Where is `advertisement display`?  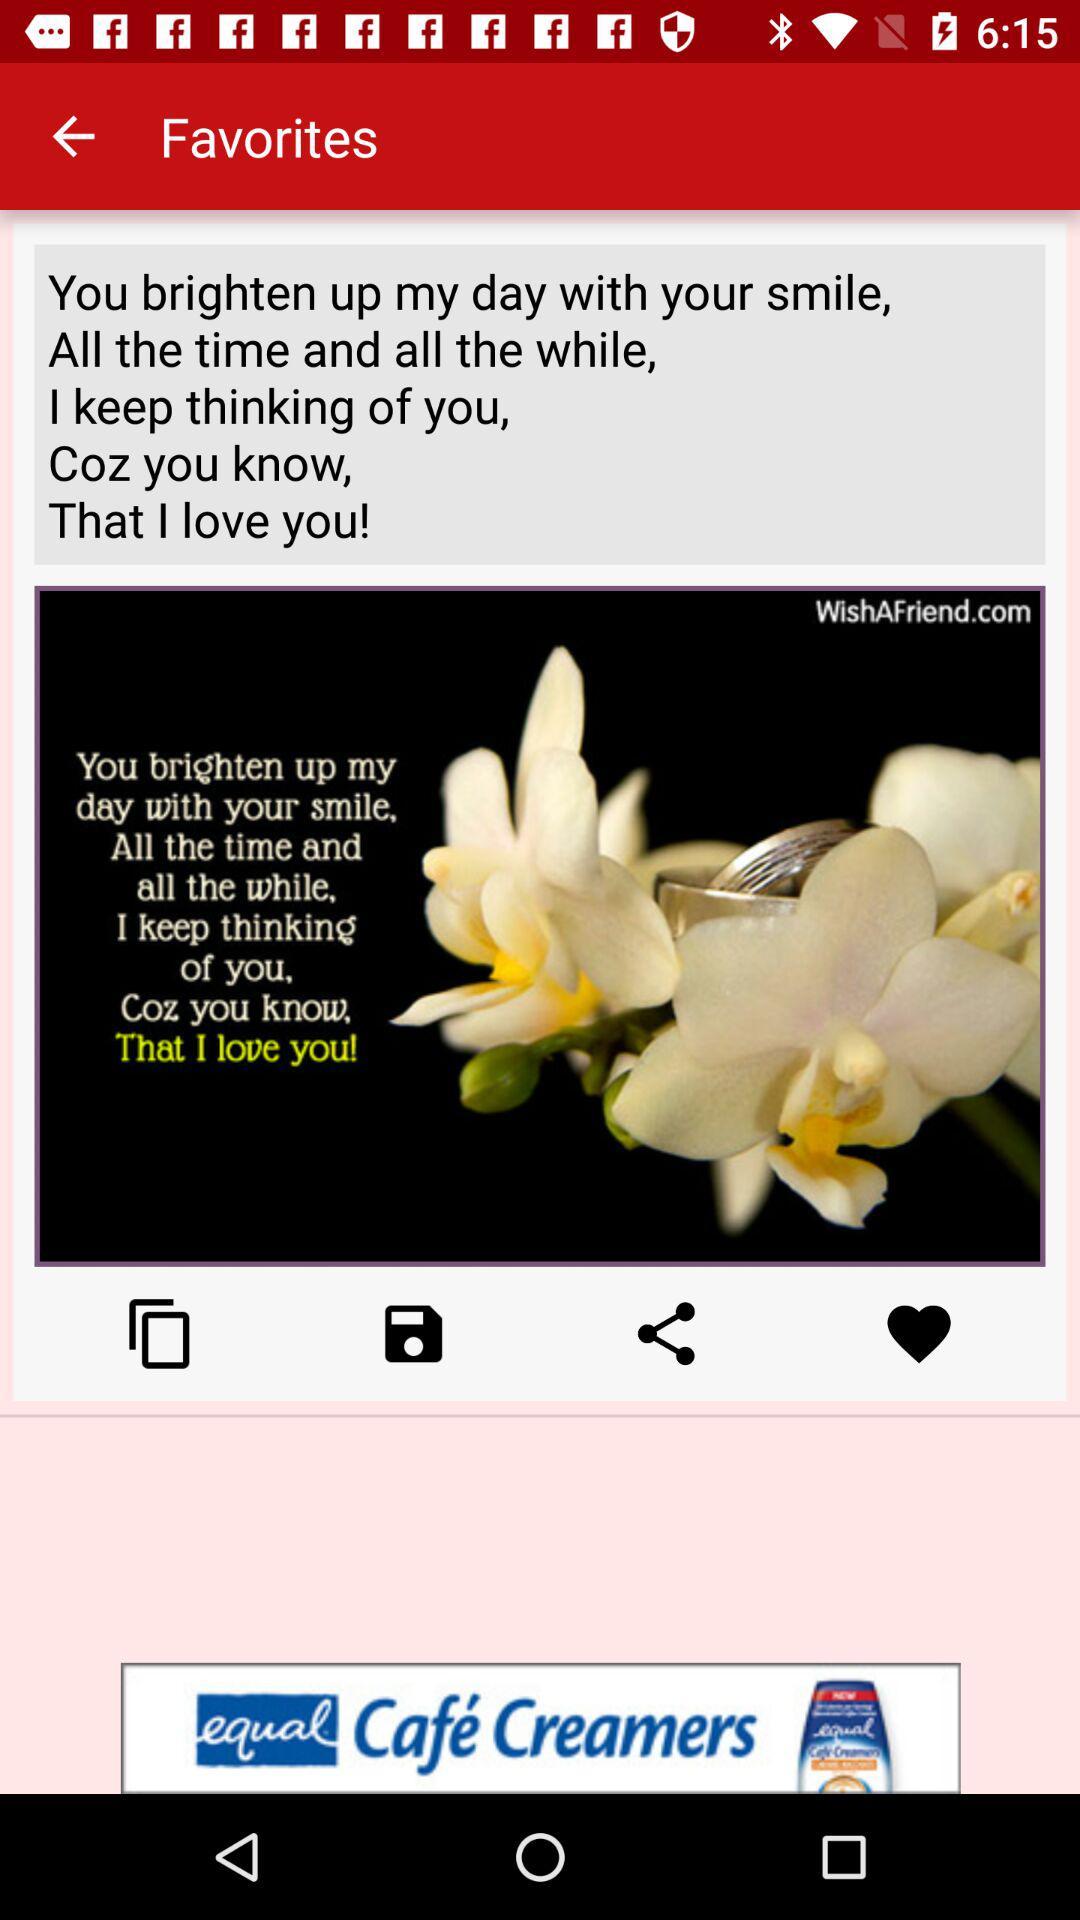 advertisement display is located at coordinates (540, 1727).